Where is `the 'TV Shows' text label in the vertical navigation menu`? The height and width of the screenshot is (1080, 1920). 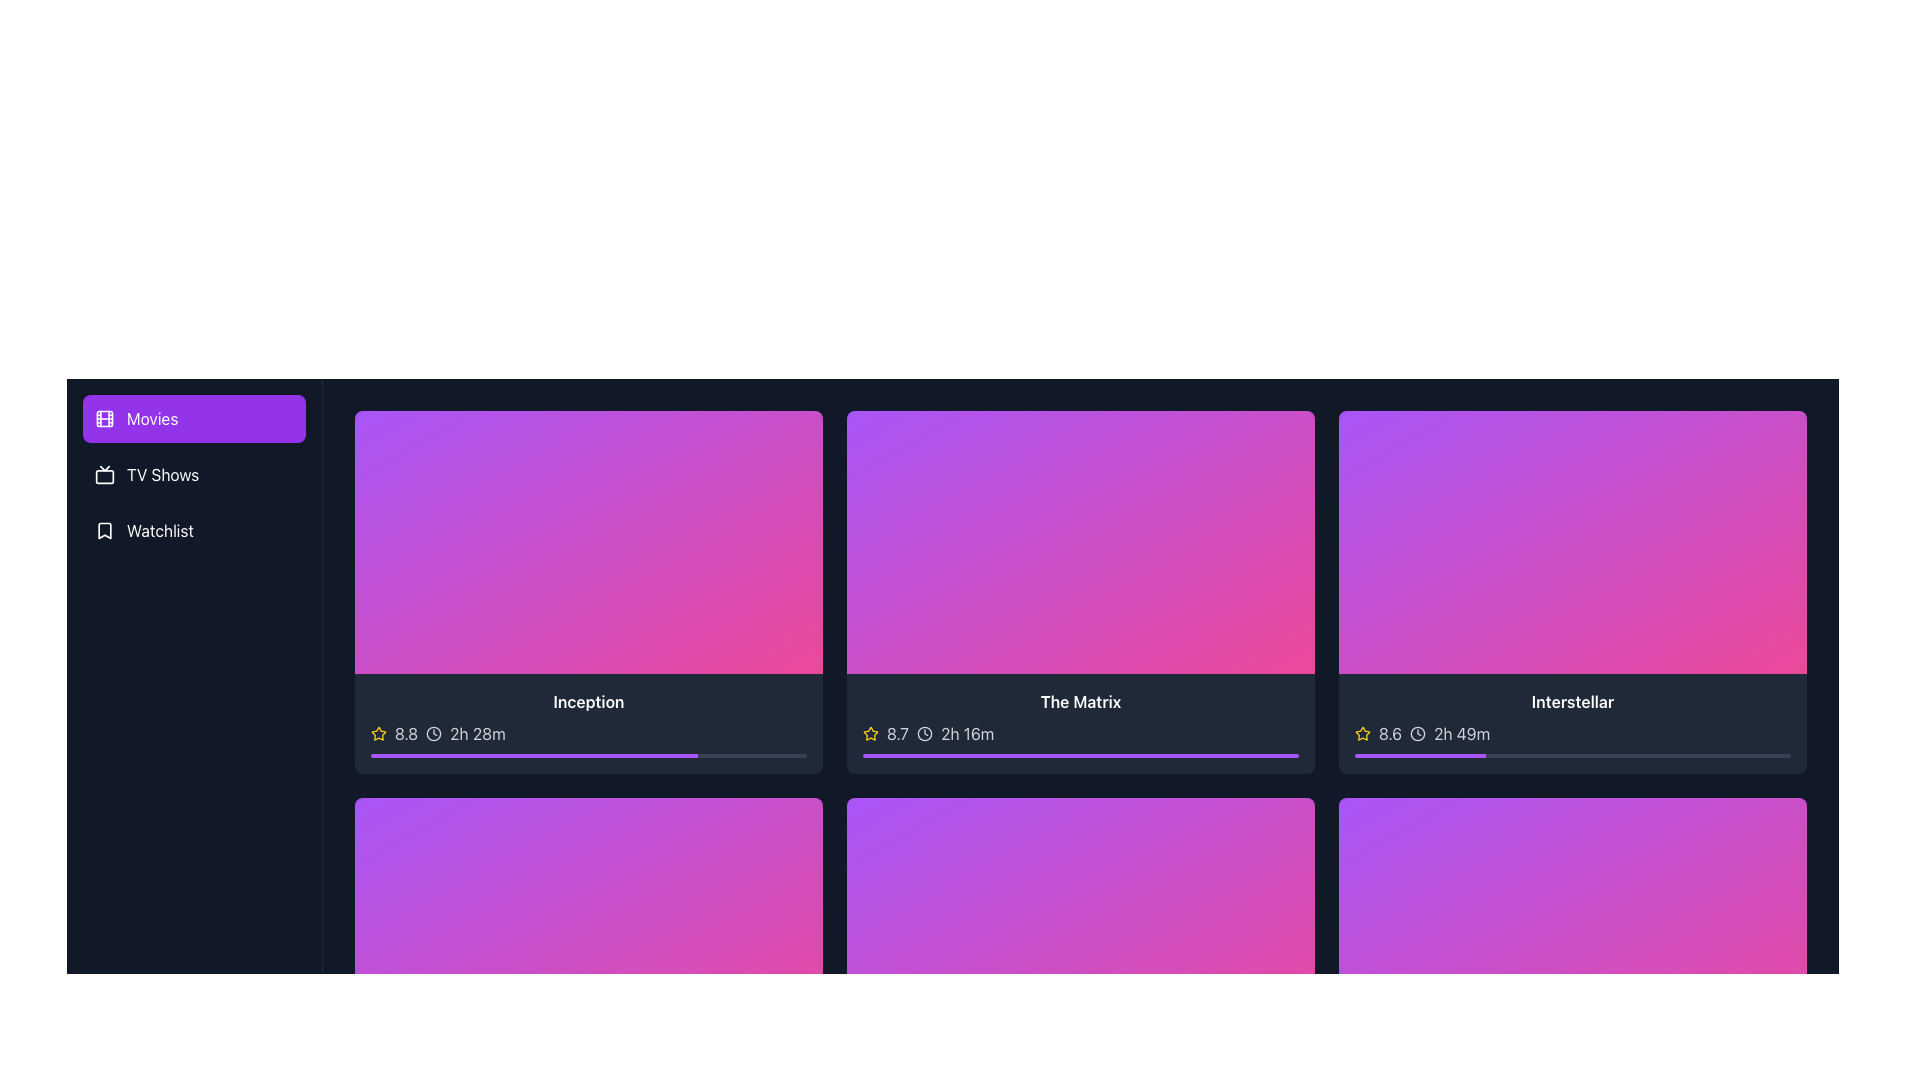 the 'TV Shows' text label in the vertical navigation menu is located at coordinates (163, 474).